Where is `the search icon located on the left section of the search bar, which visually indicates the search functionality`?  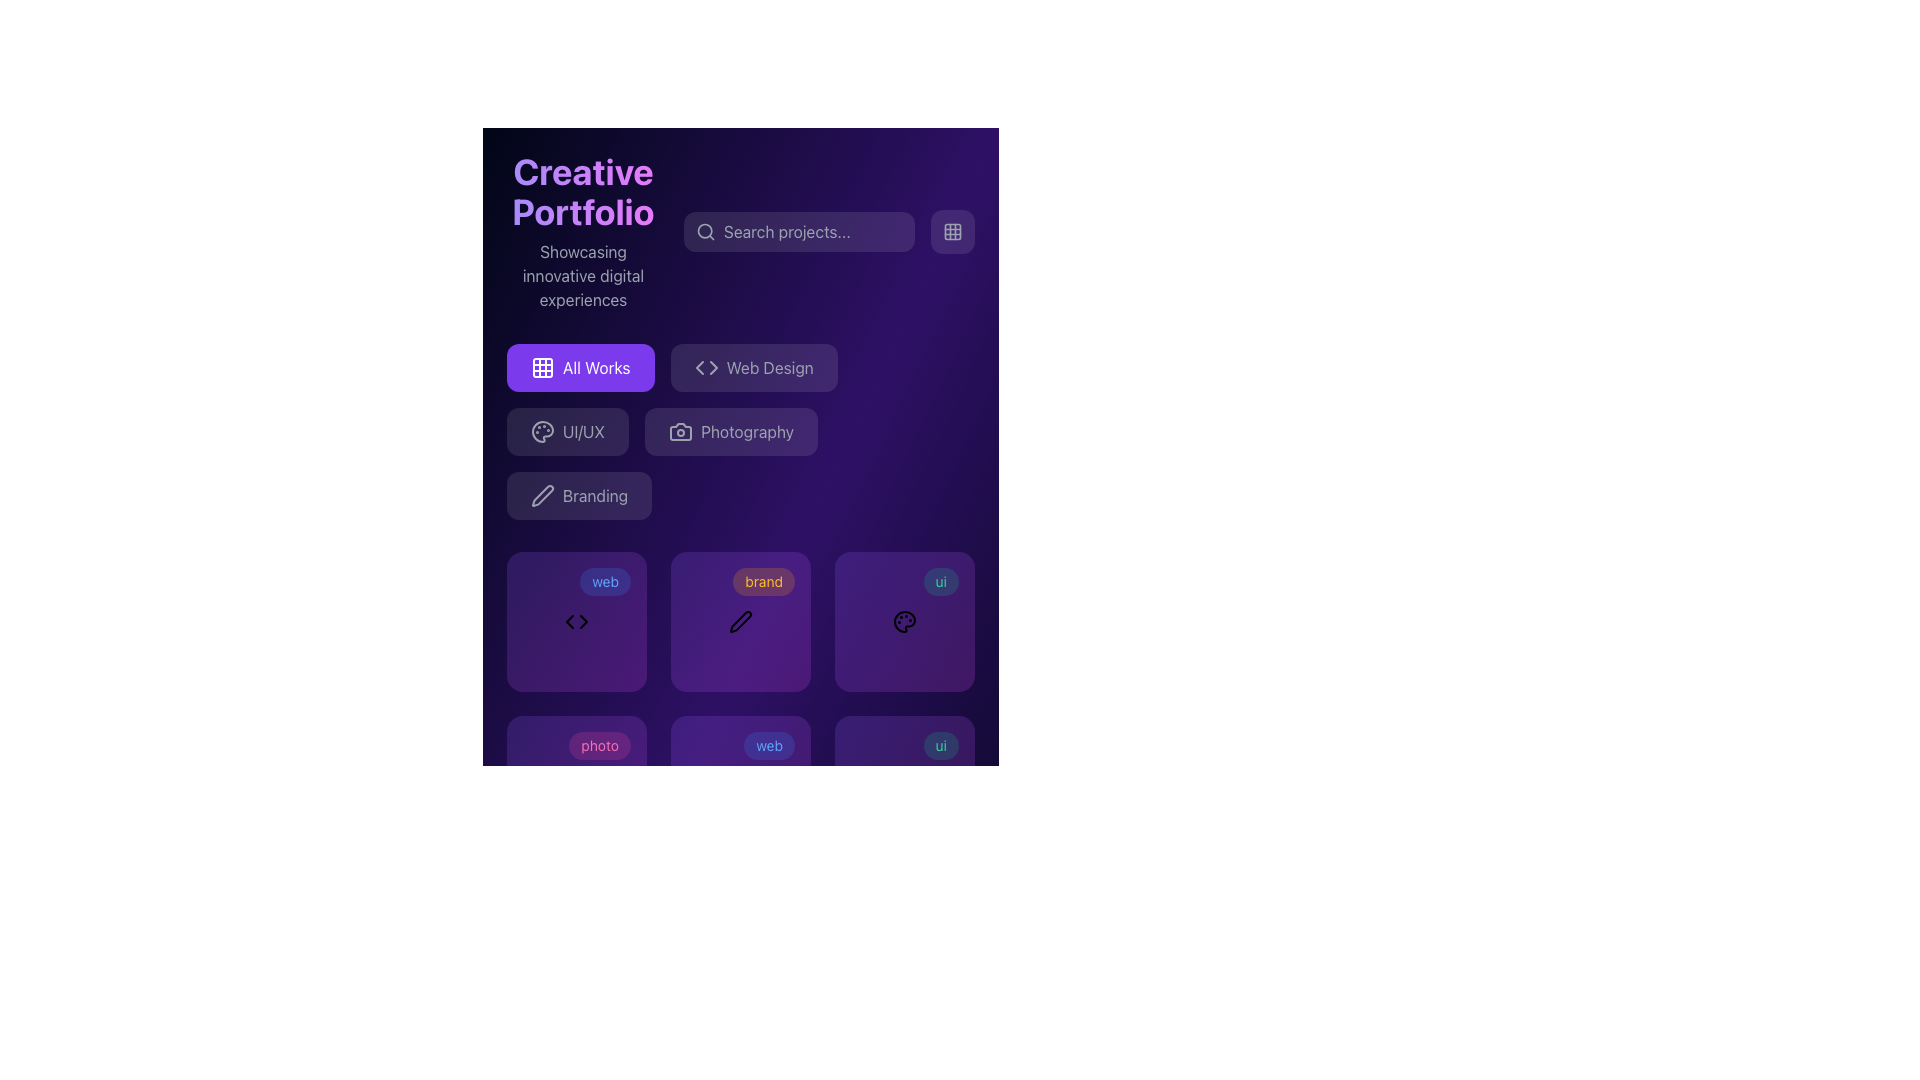
the search icon located on the left section of the search bar, which visually indicates the search functionality is located at coordinates (705, 230).